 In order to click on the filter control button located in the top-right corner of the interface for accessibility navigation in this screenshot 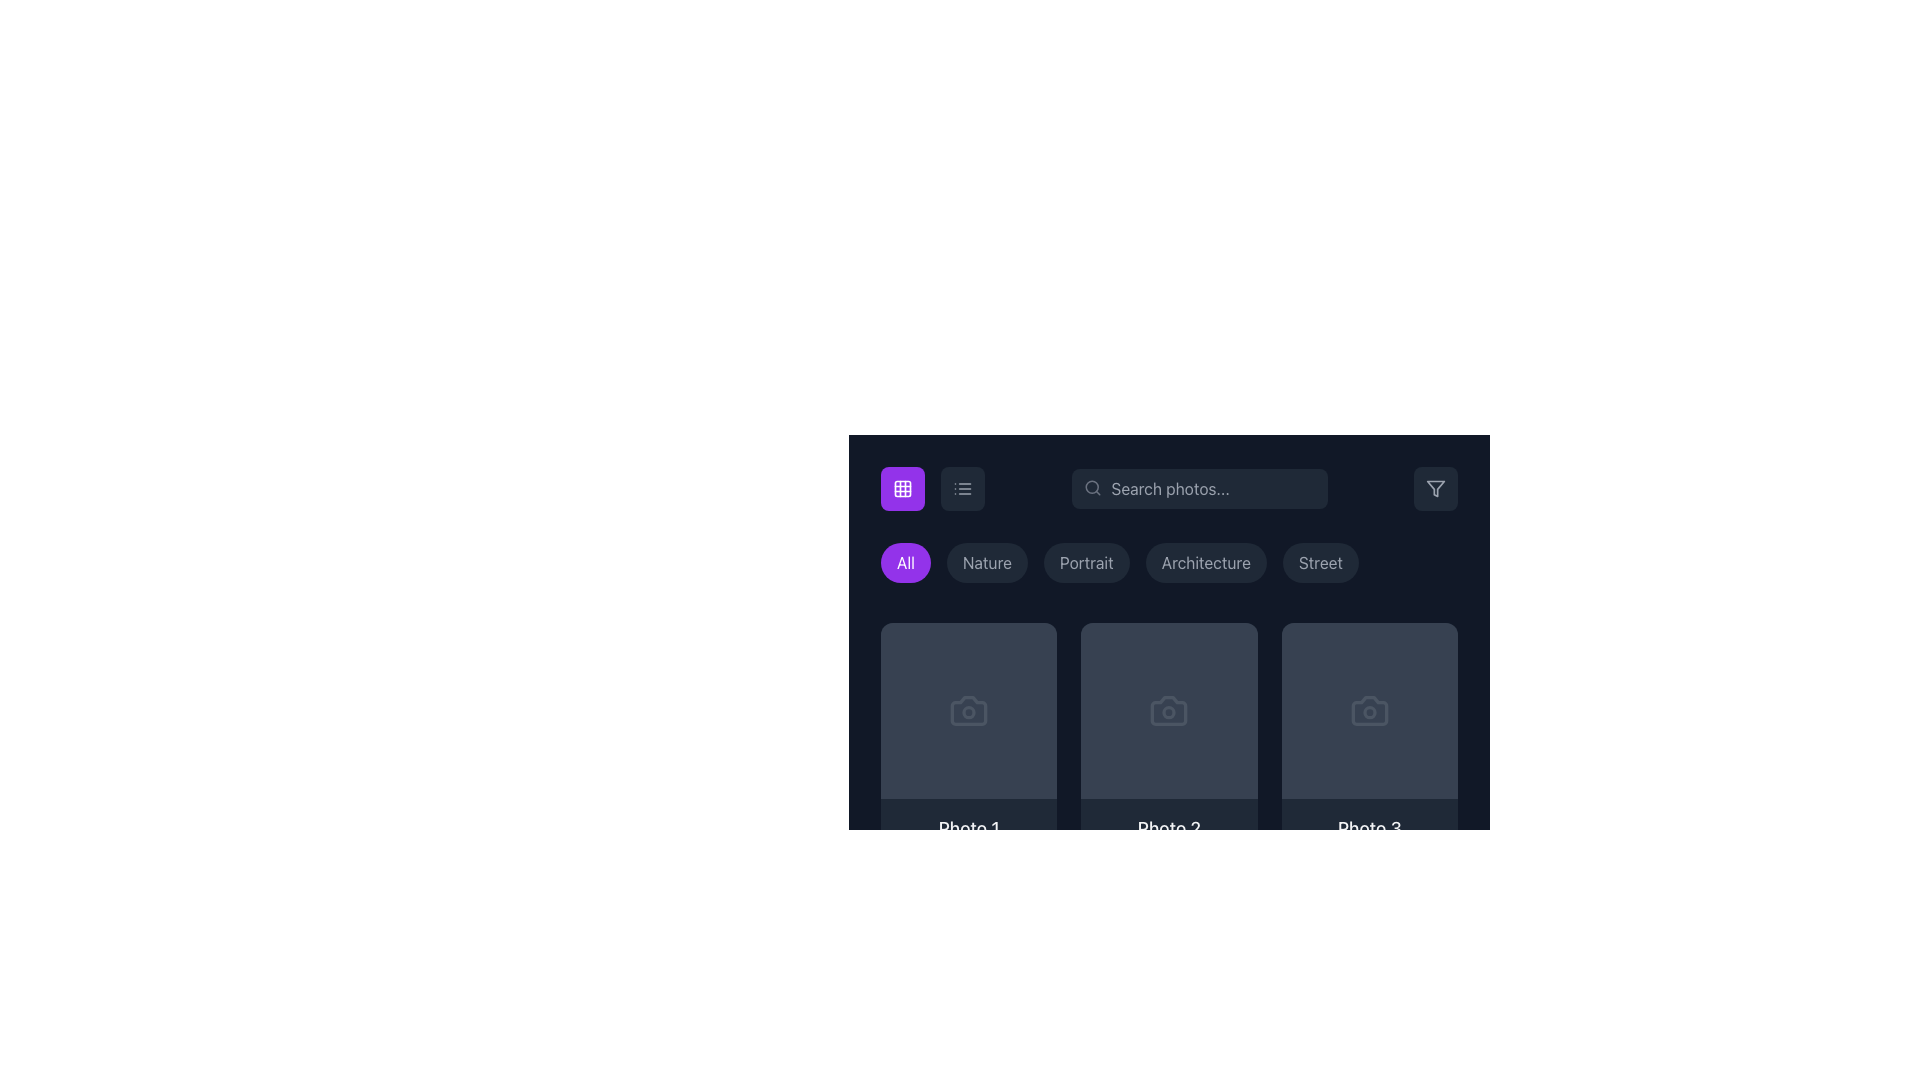, I will do `click(1434, 489)`.